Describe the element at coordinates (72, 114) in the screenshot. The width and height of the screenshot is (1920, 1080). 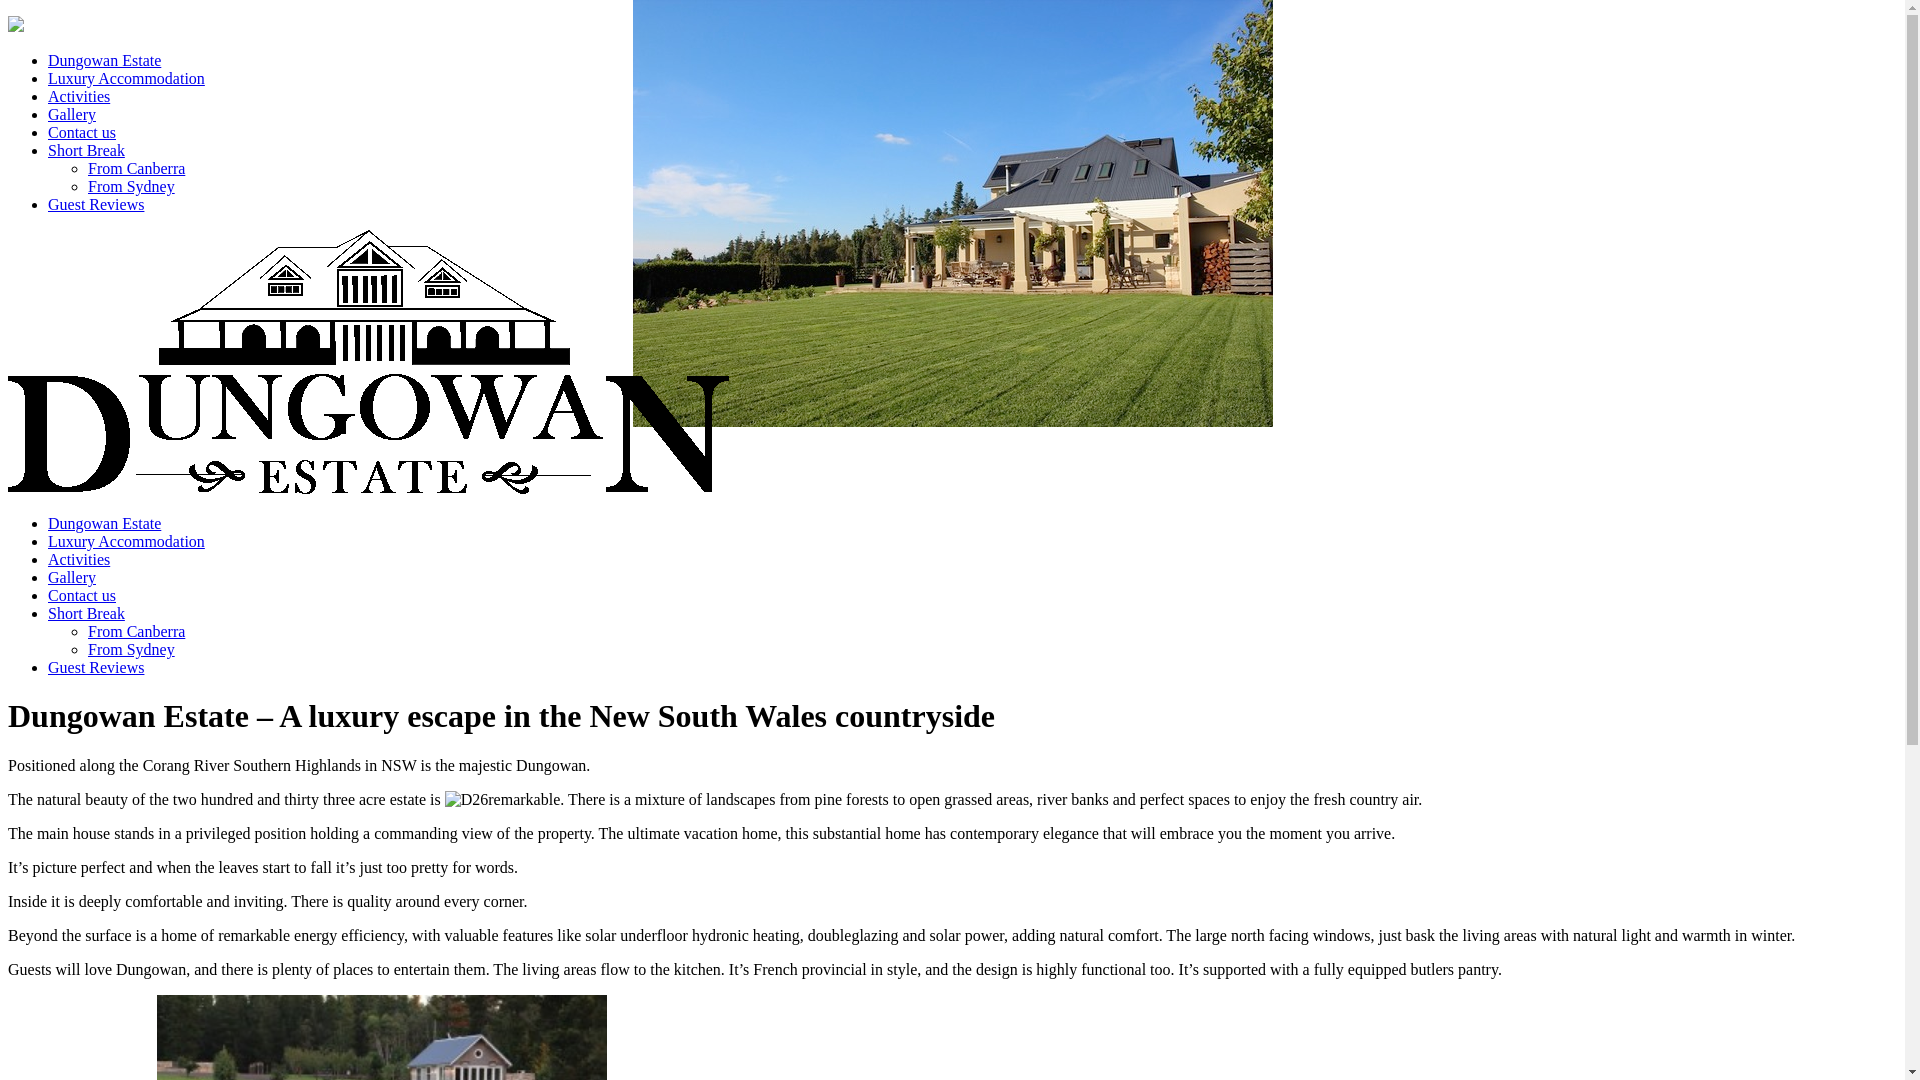
I see `'Gallery'` at that location.